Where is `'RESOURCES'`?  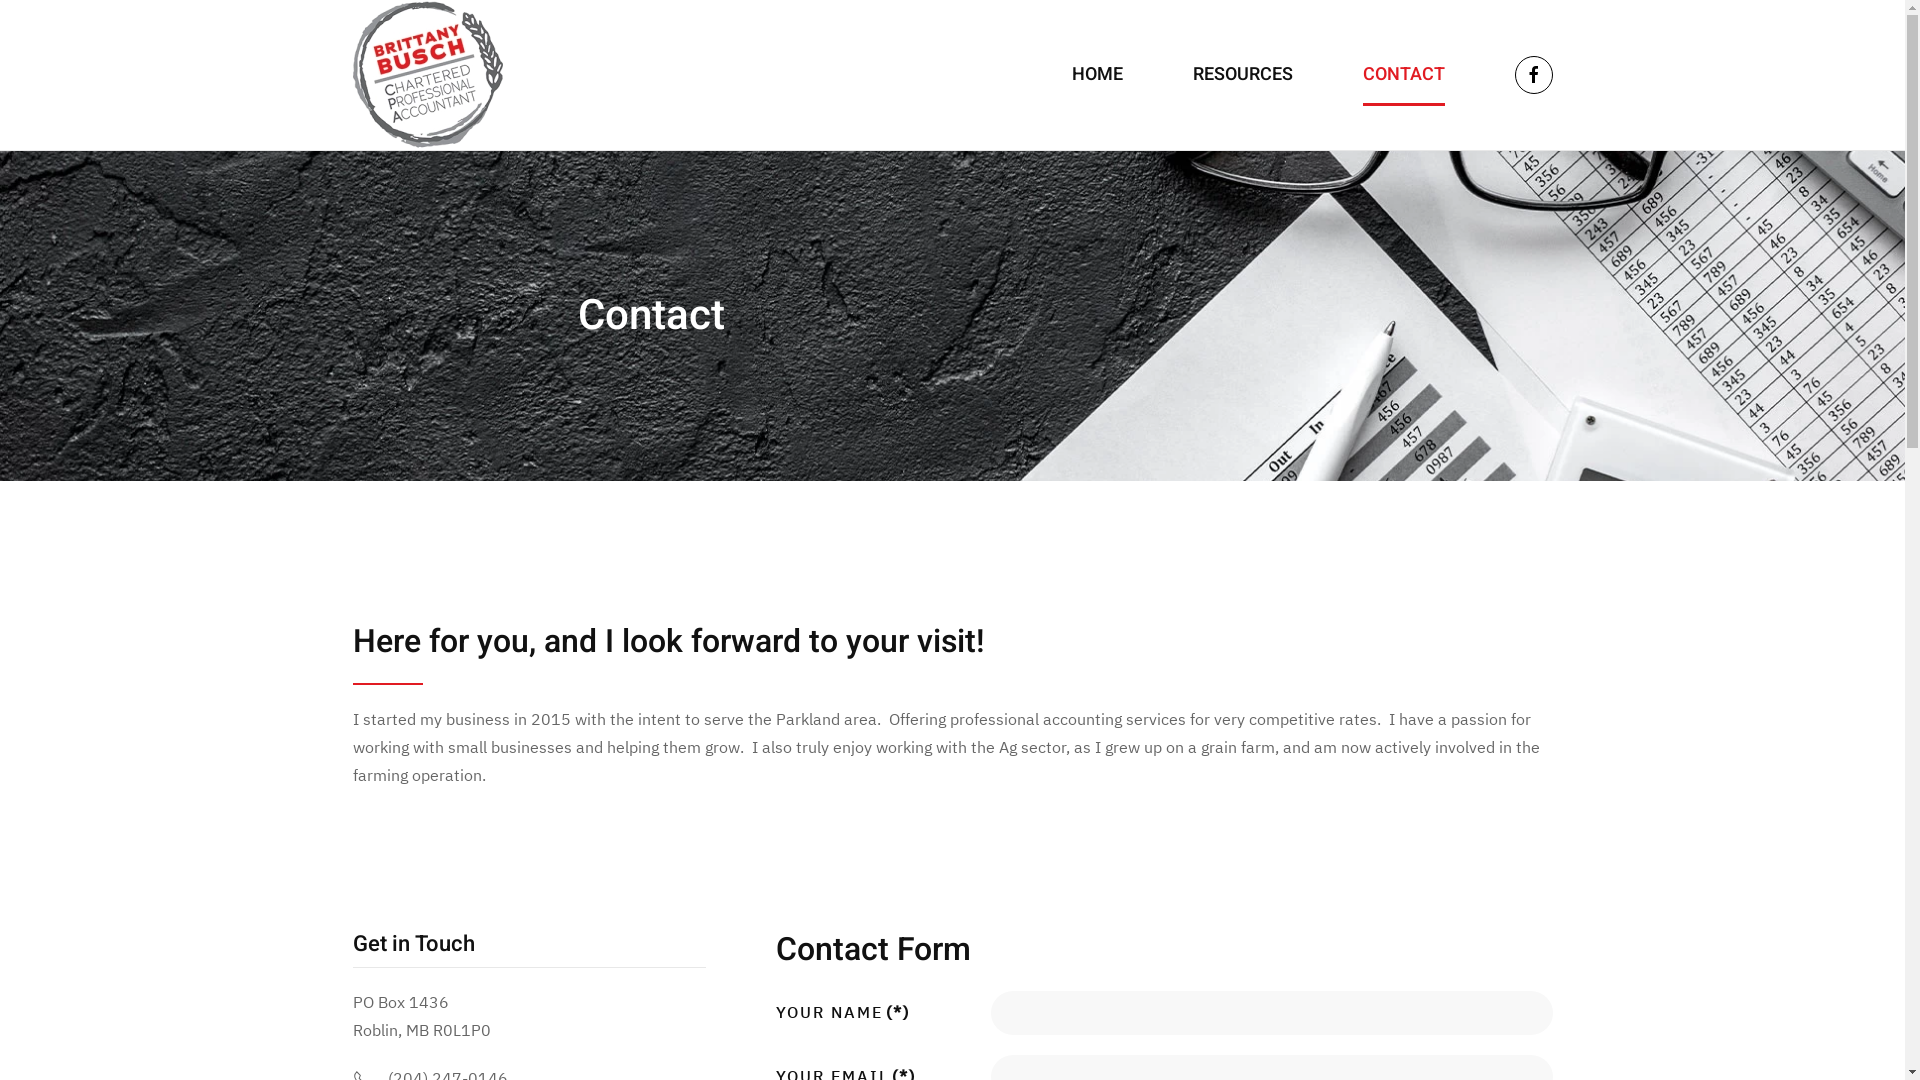
'RESOURCES' is located at coordinates (1241, 73).